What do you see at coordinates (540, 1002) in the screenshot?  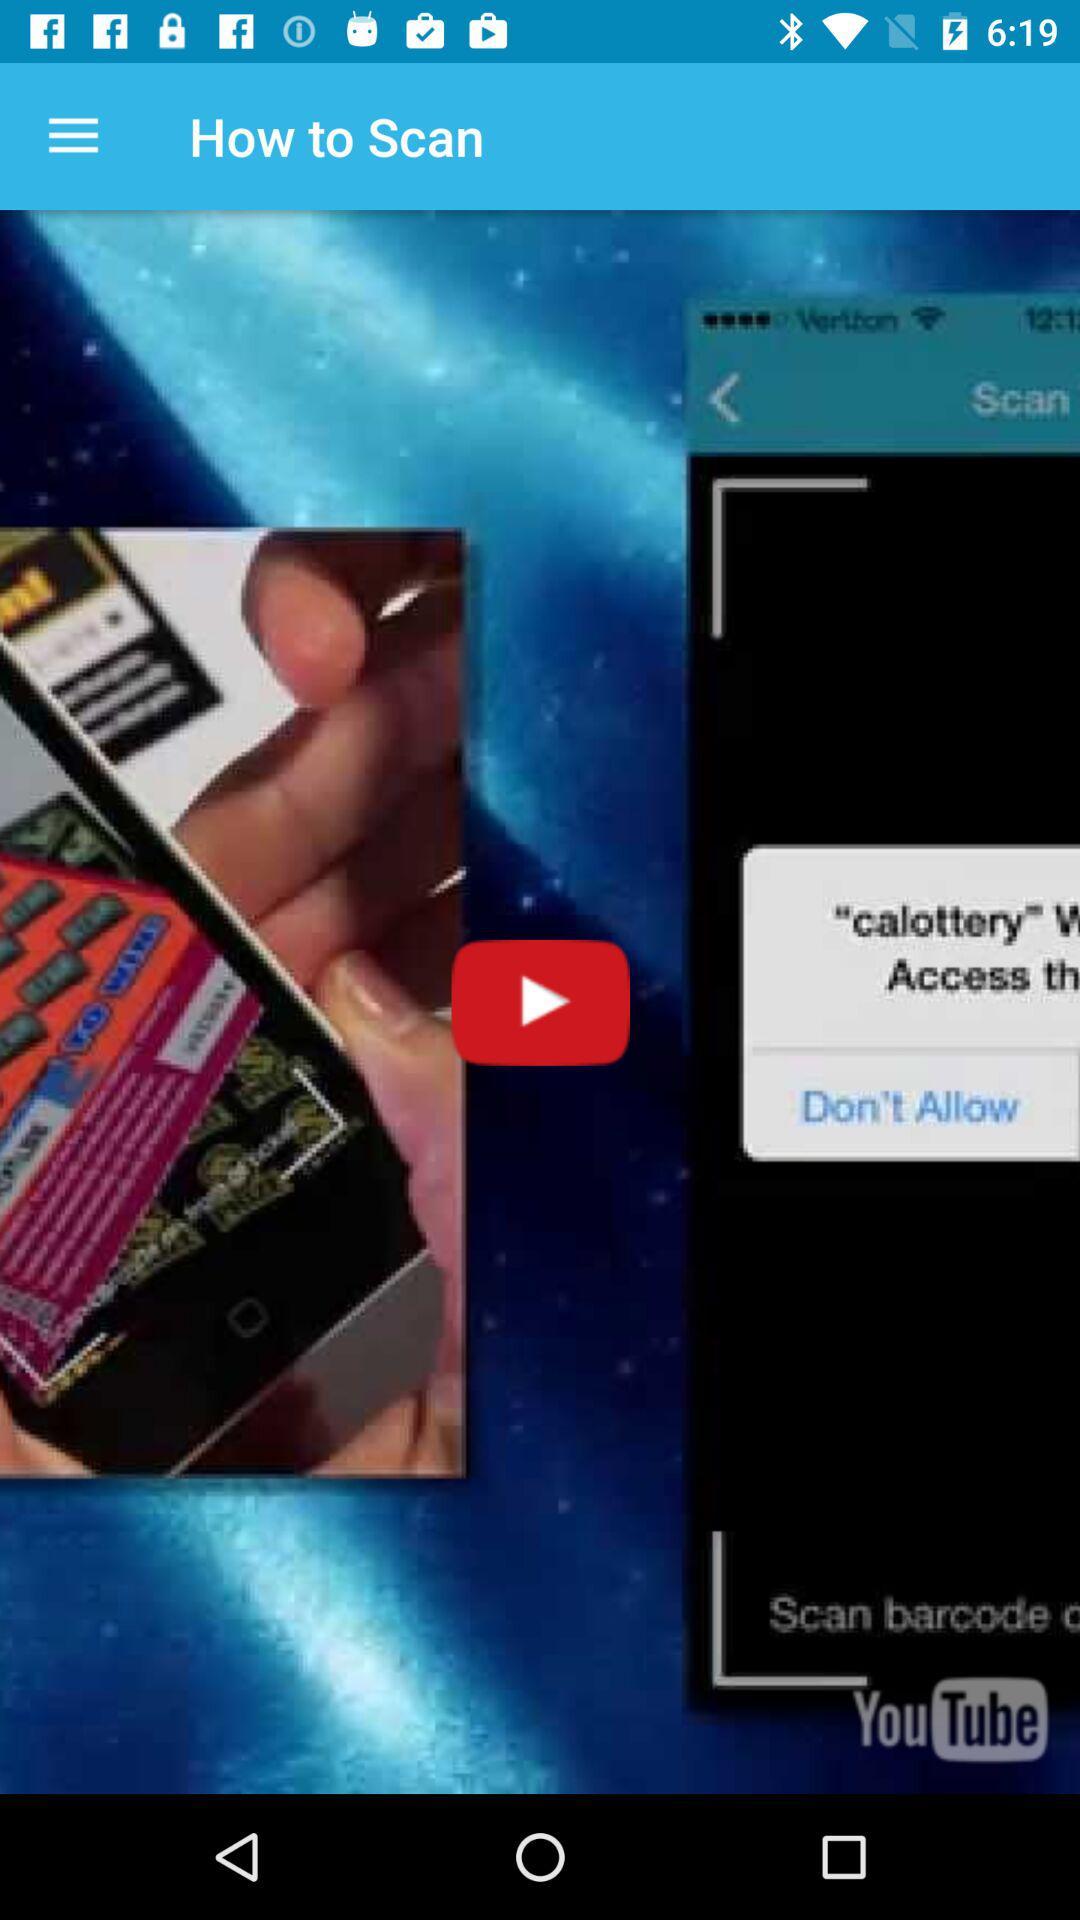 I see `advertisement page` at bounding box center [540, 1002].